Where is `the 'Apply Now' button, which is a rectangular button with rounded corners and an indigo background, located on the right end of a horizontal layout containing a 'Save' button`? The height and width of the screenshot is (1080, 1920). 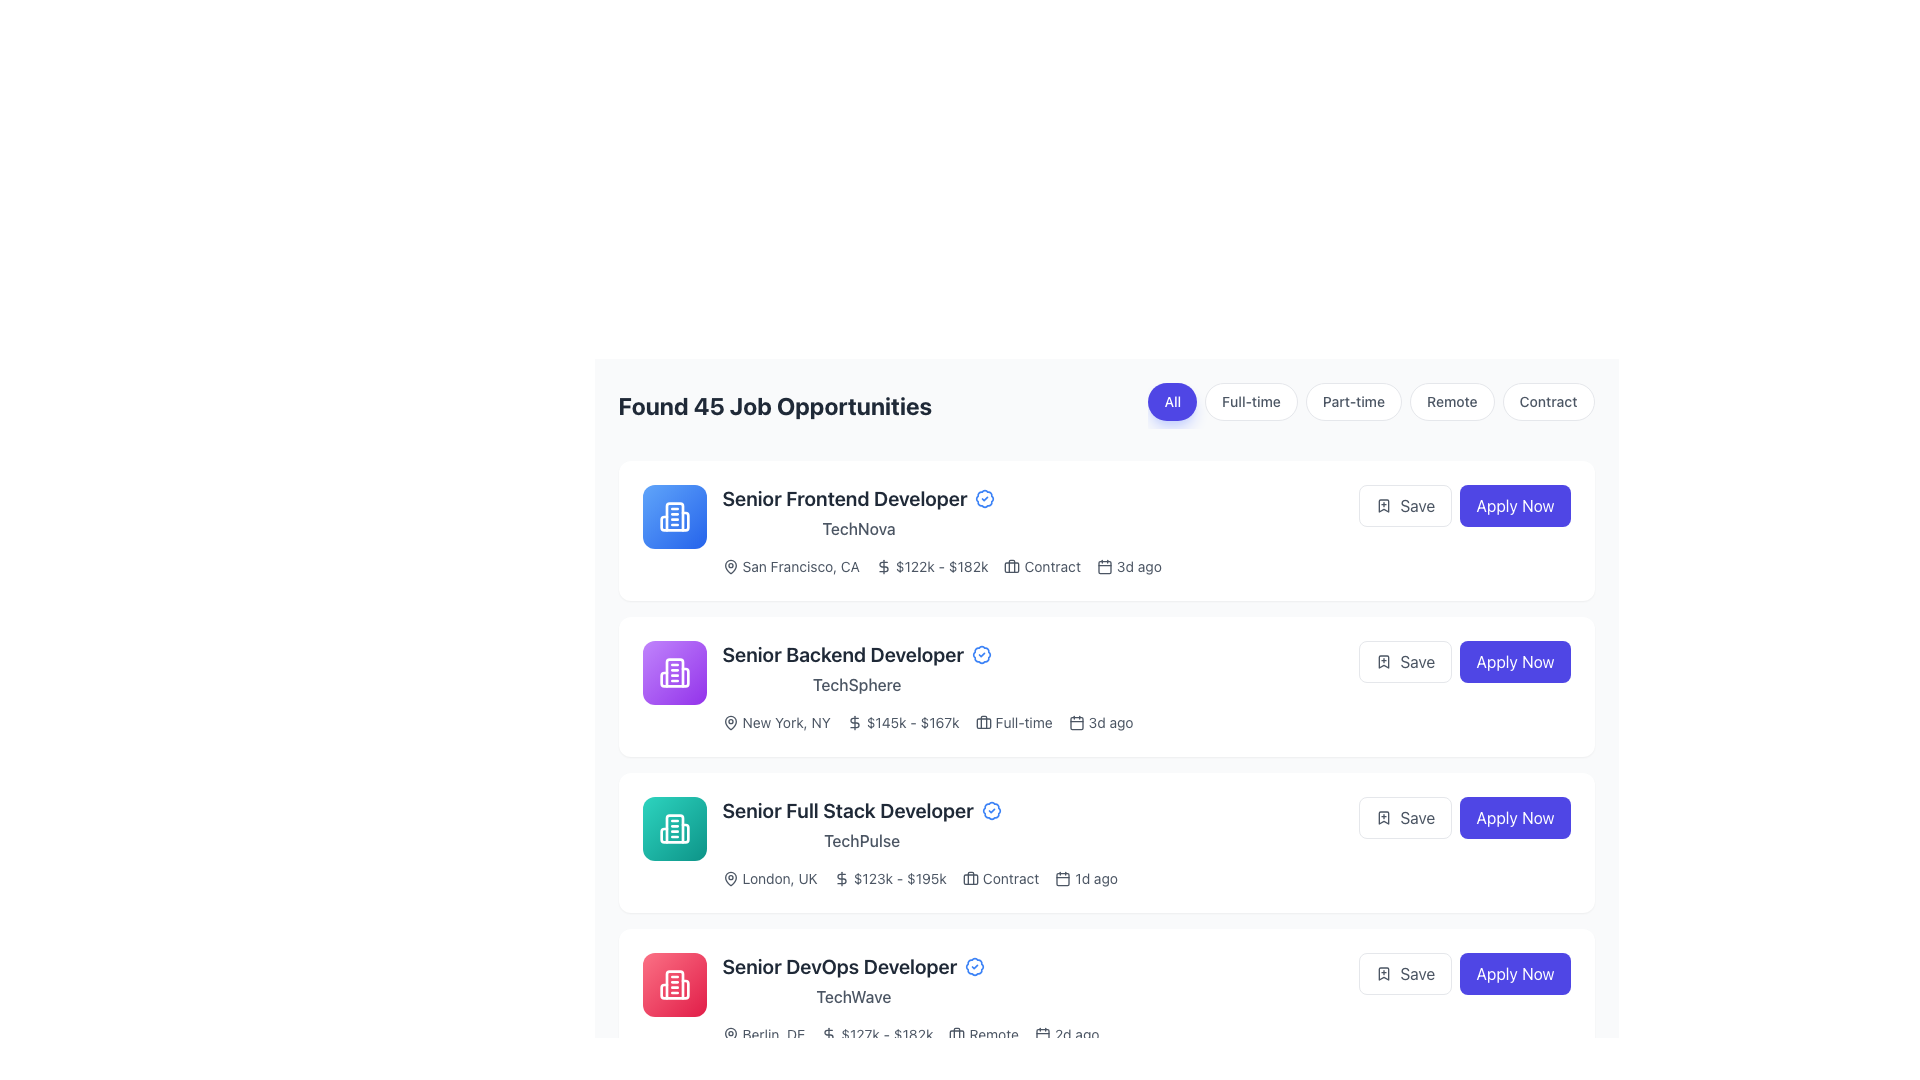
the 'Apply Now' button, which is a rectangular button with rounded corners and an indigo background, located on the right end of a horizontal layout containing a 'Save' button is located at coordinates (1515, 504).